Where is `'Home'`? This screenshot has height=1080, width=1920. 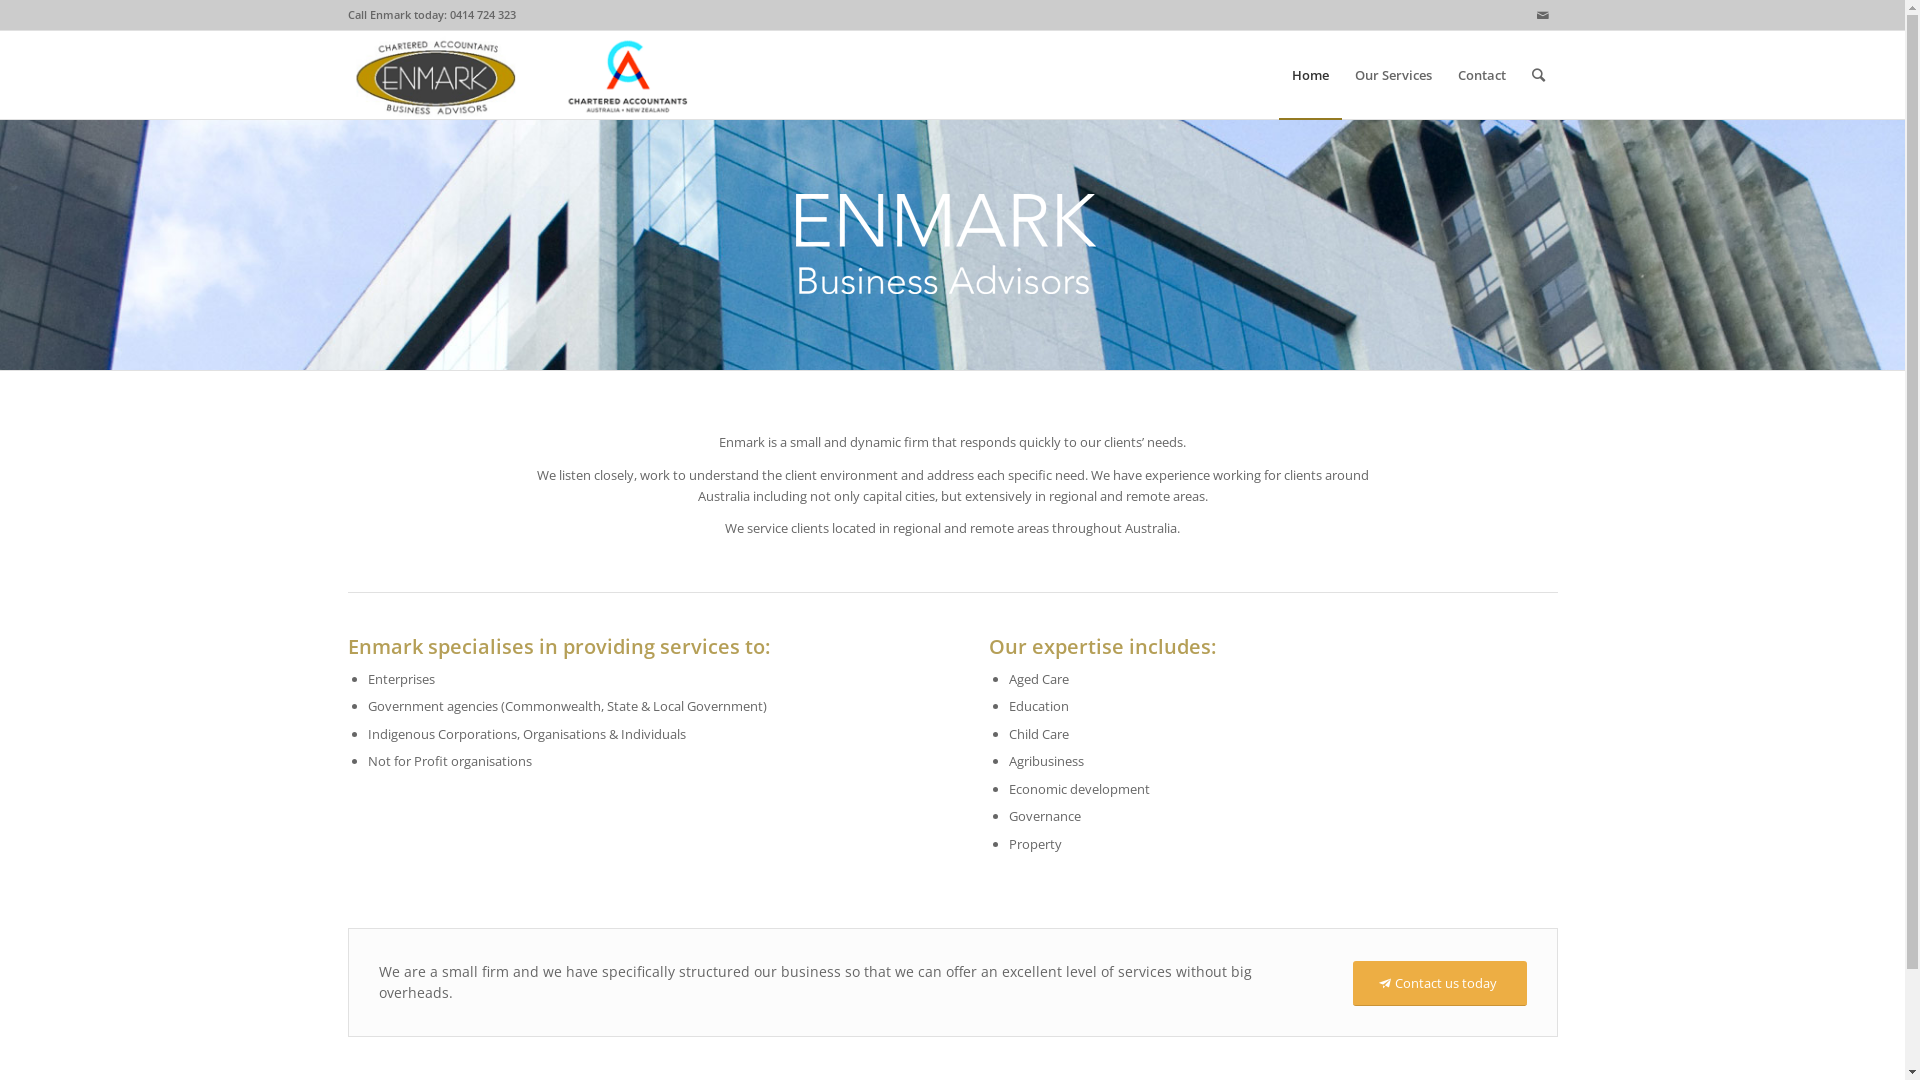
'Home' is located at coordinates (1309, 73).